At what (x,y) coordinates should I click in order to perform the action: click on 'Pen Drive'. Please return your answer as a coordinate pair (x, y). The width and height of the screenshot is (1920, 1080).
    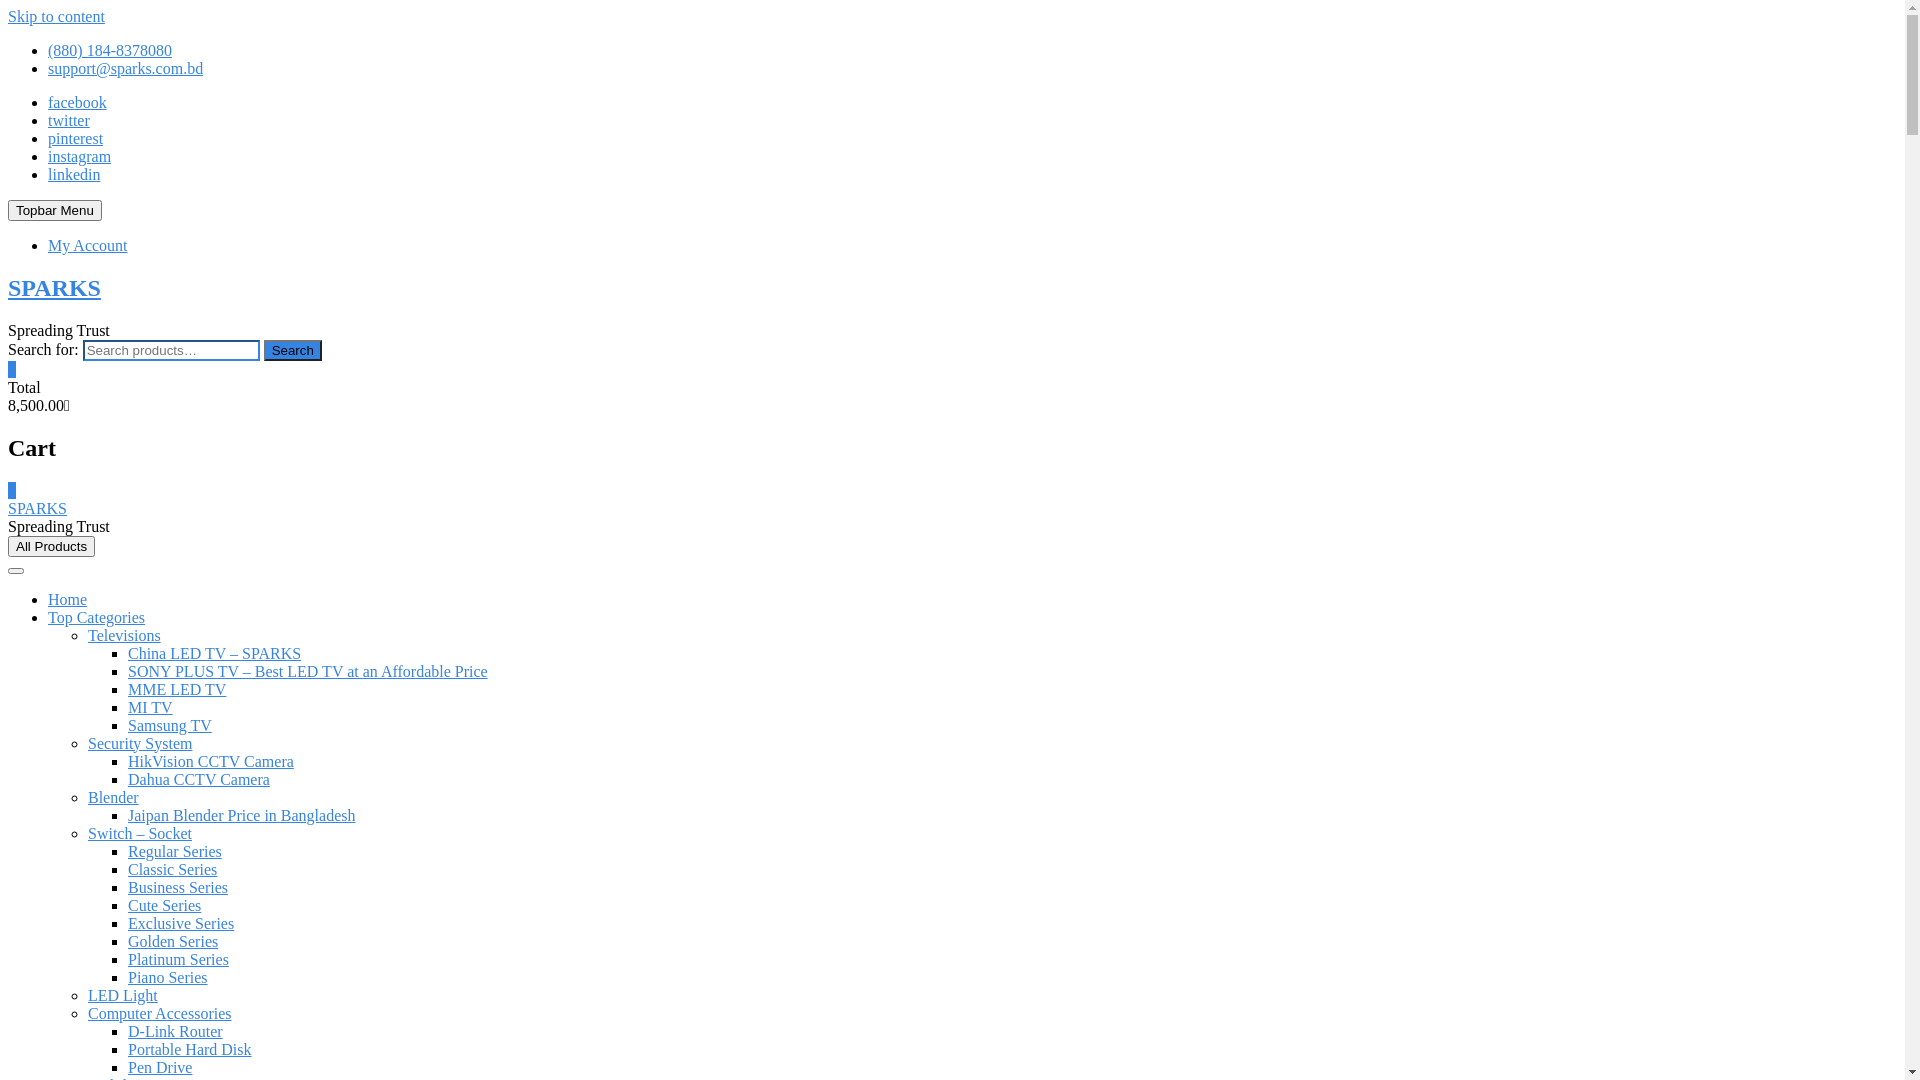
    Looking at the image, I should click on (158, 1066).